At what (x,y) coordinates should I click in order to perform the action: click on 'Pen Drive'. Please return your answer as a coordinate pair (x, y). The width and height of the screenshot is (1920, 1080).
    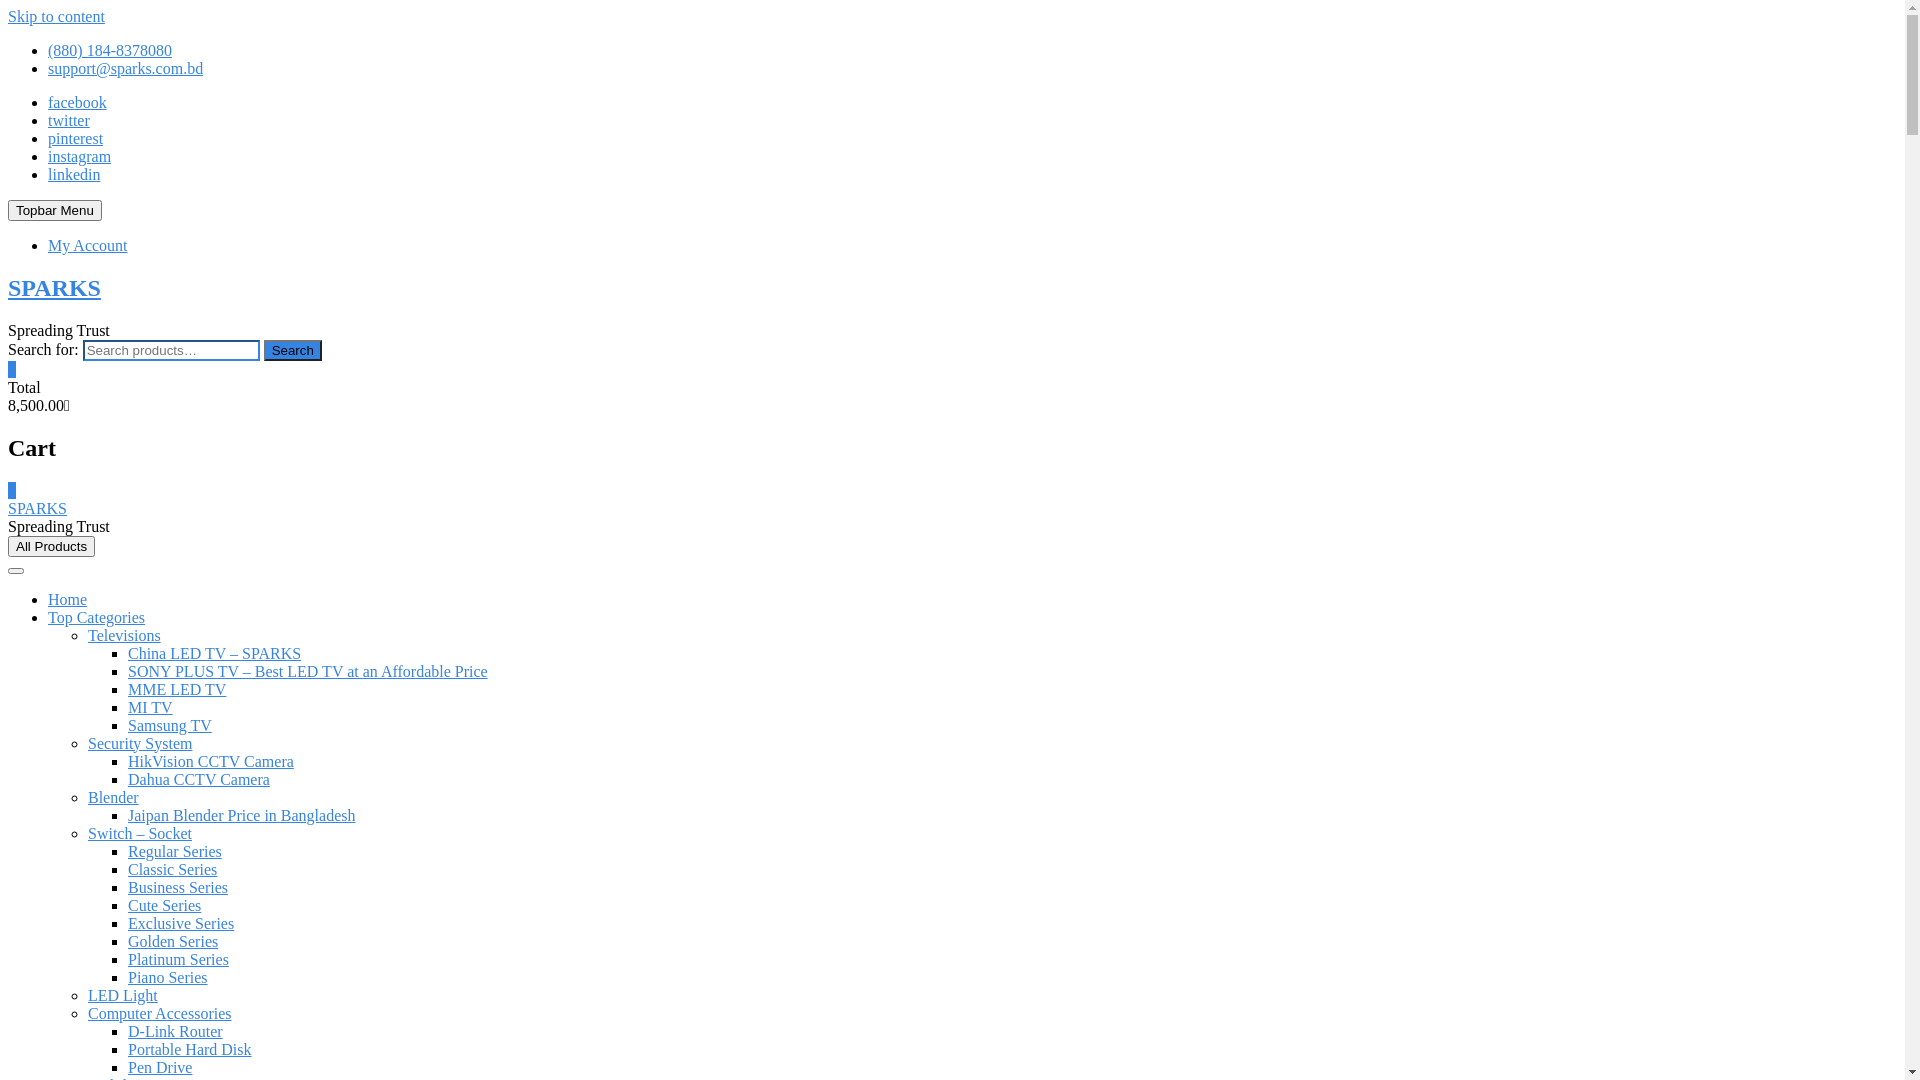
    Looking at the image, I should click on (158, 1066).